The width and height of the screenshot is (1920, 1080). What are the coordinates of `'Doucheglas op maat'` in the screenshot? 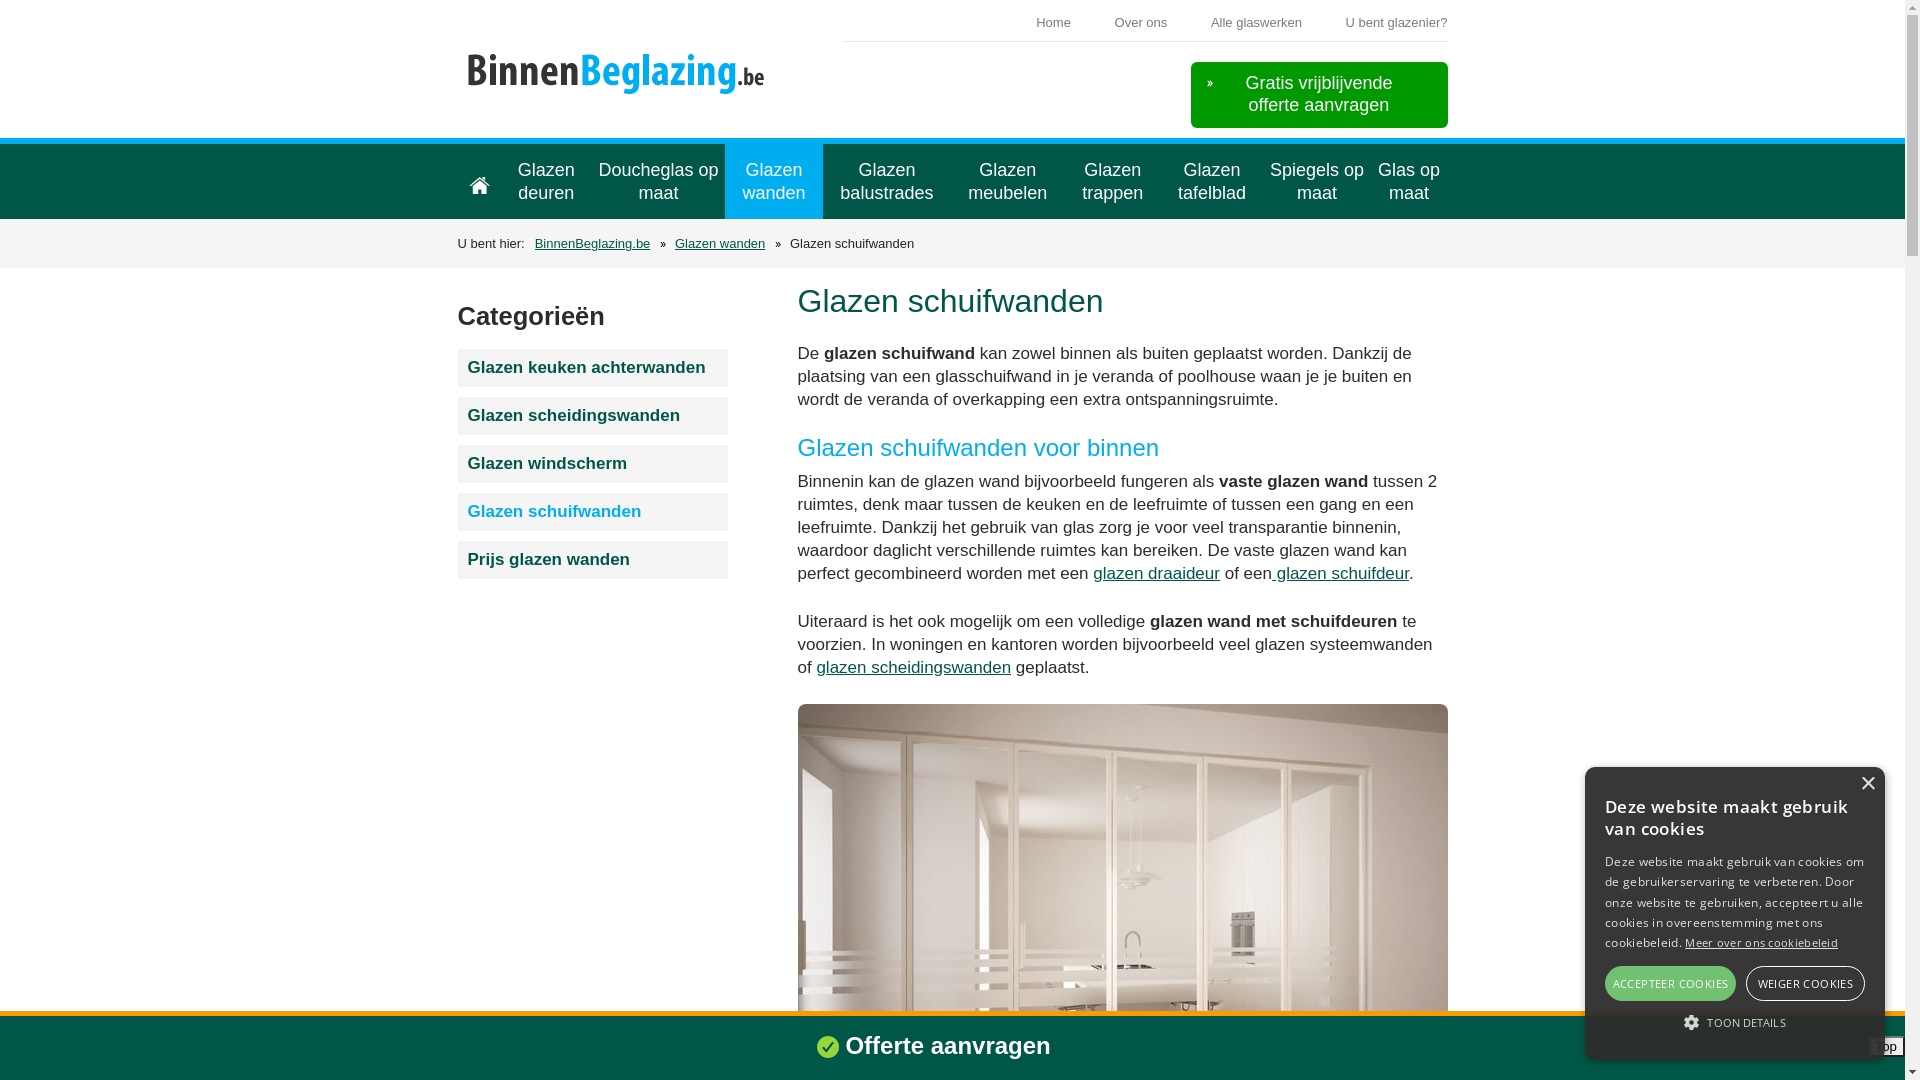 It's located at (658, 181).